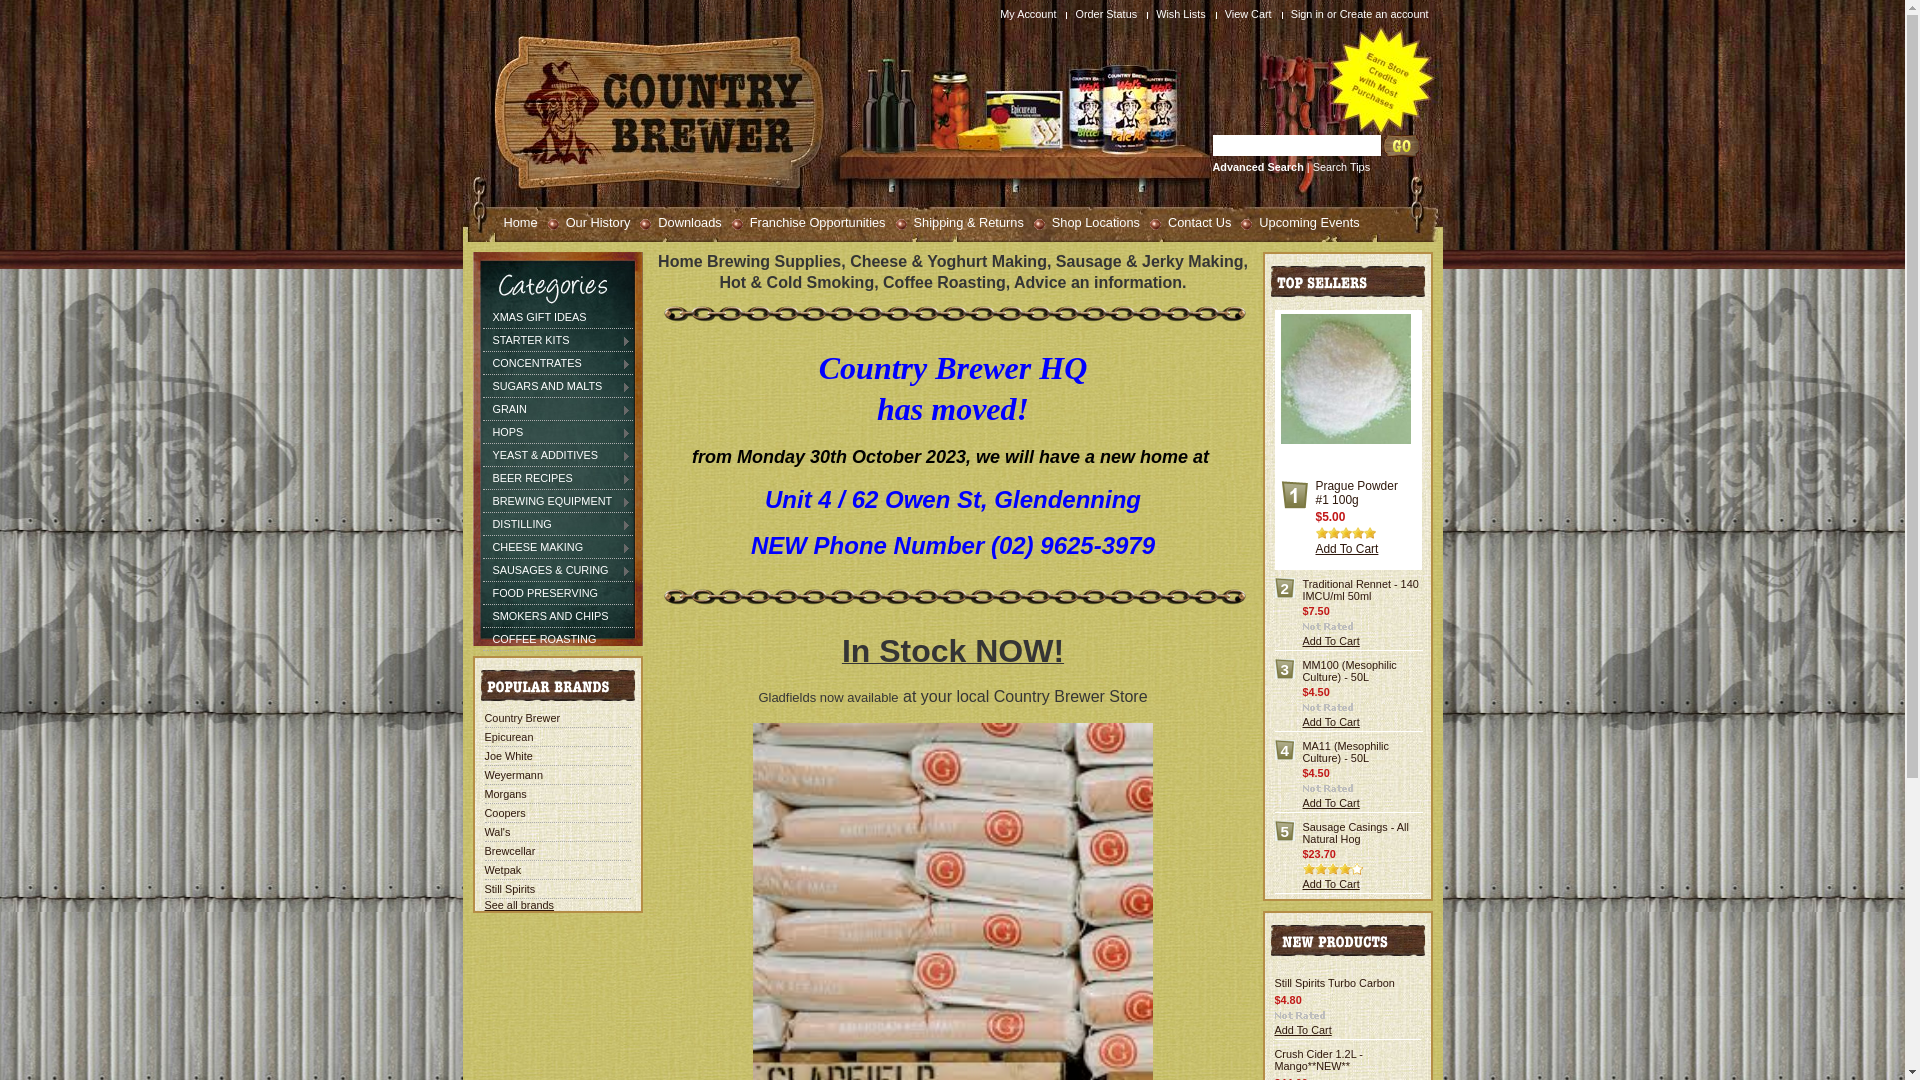 This screenshot has height=1080, width=1920. I want to click on 'MM100 (Mesophilic Culture) - 50L', so click(1348, 671).